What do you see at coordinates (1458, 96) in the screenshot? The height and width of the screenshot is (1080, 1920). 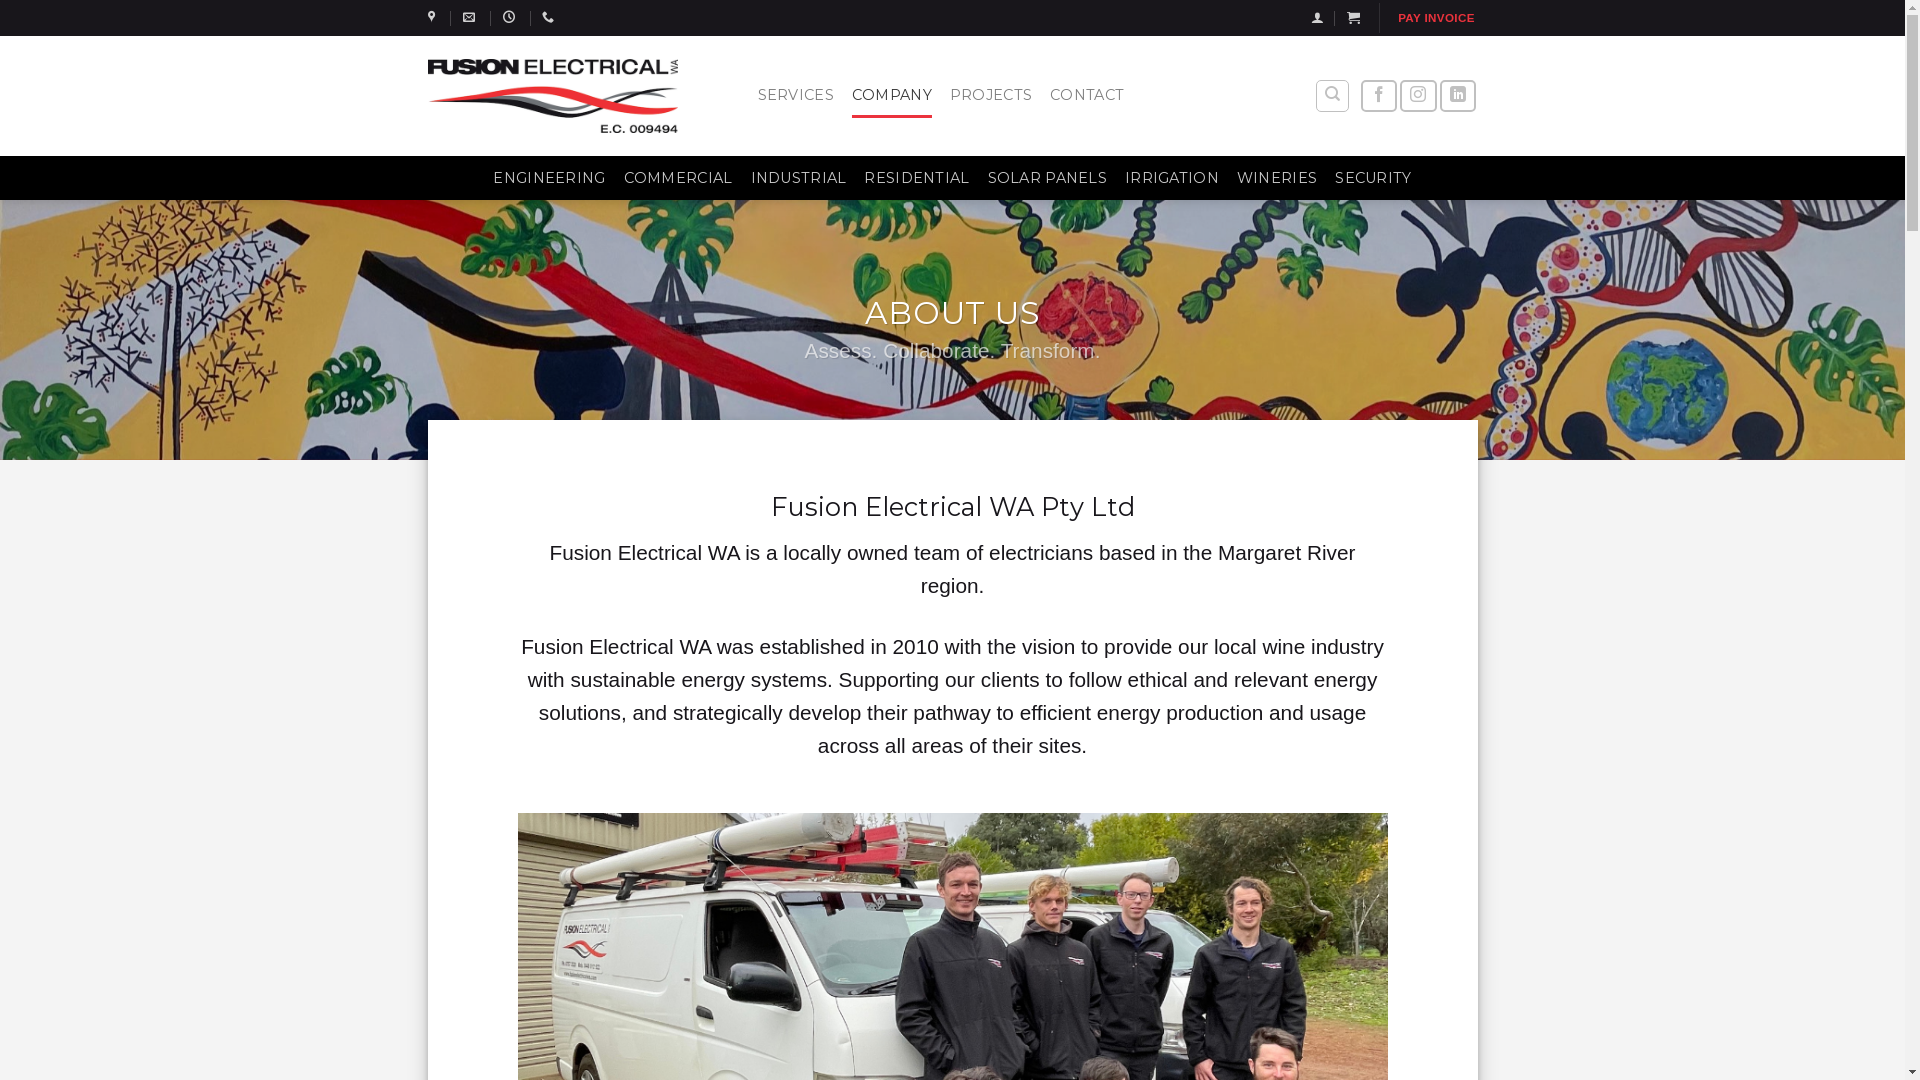 I see `'Follow on LinkedIn'` at bounding box center [1458, 96].